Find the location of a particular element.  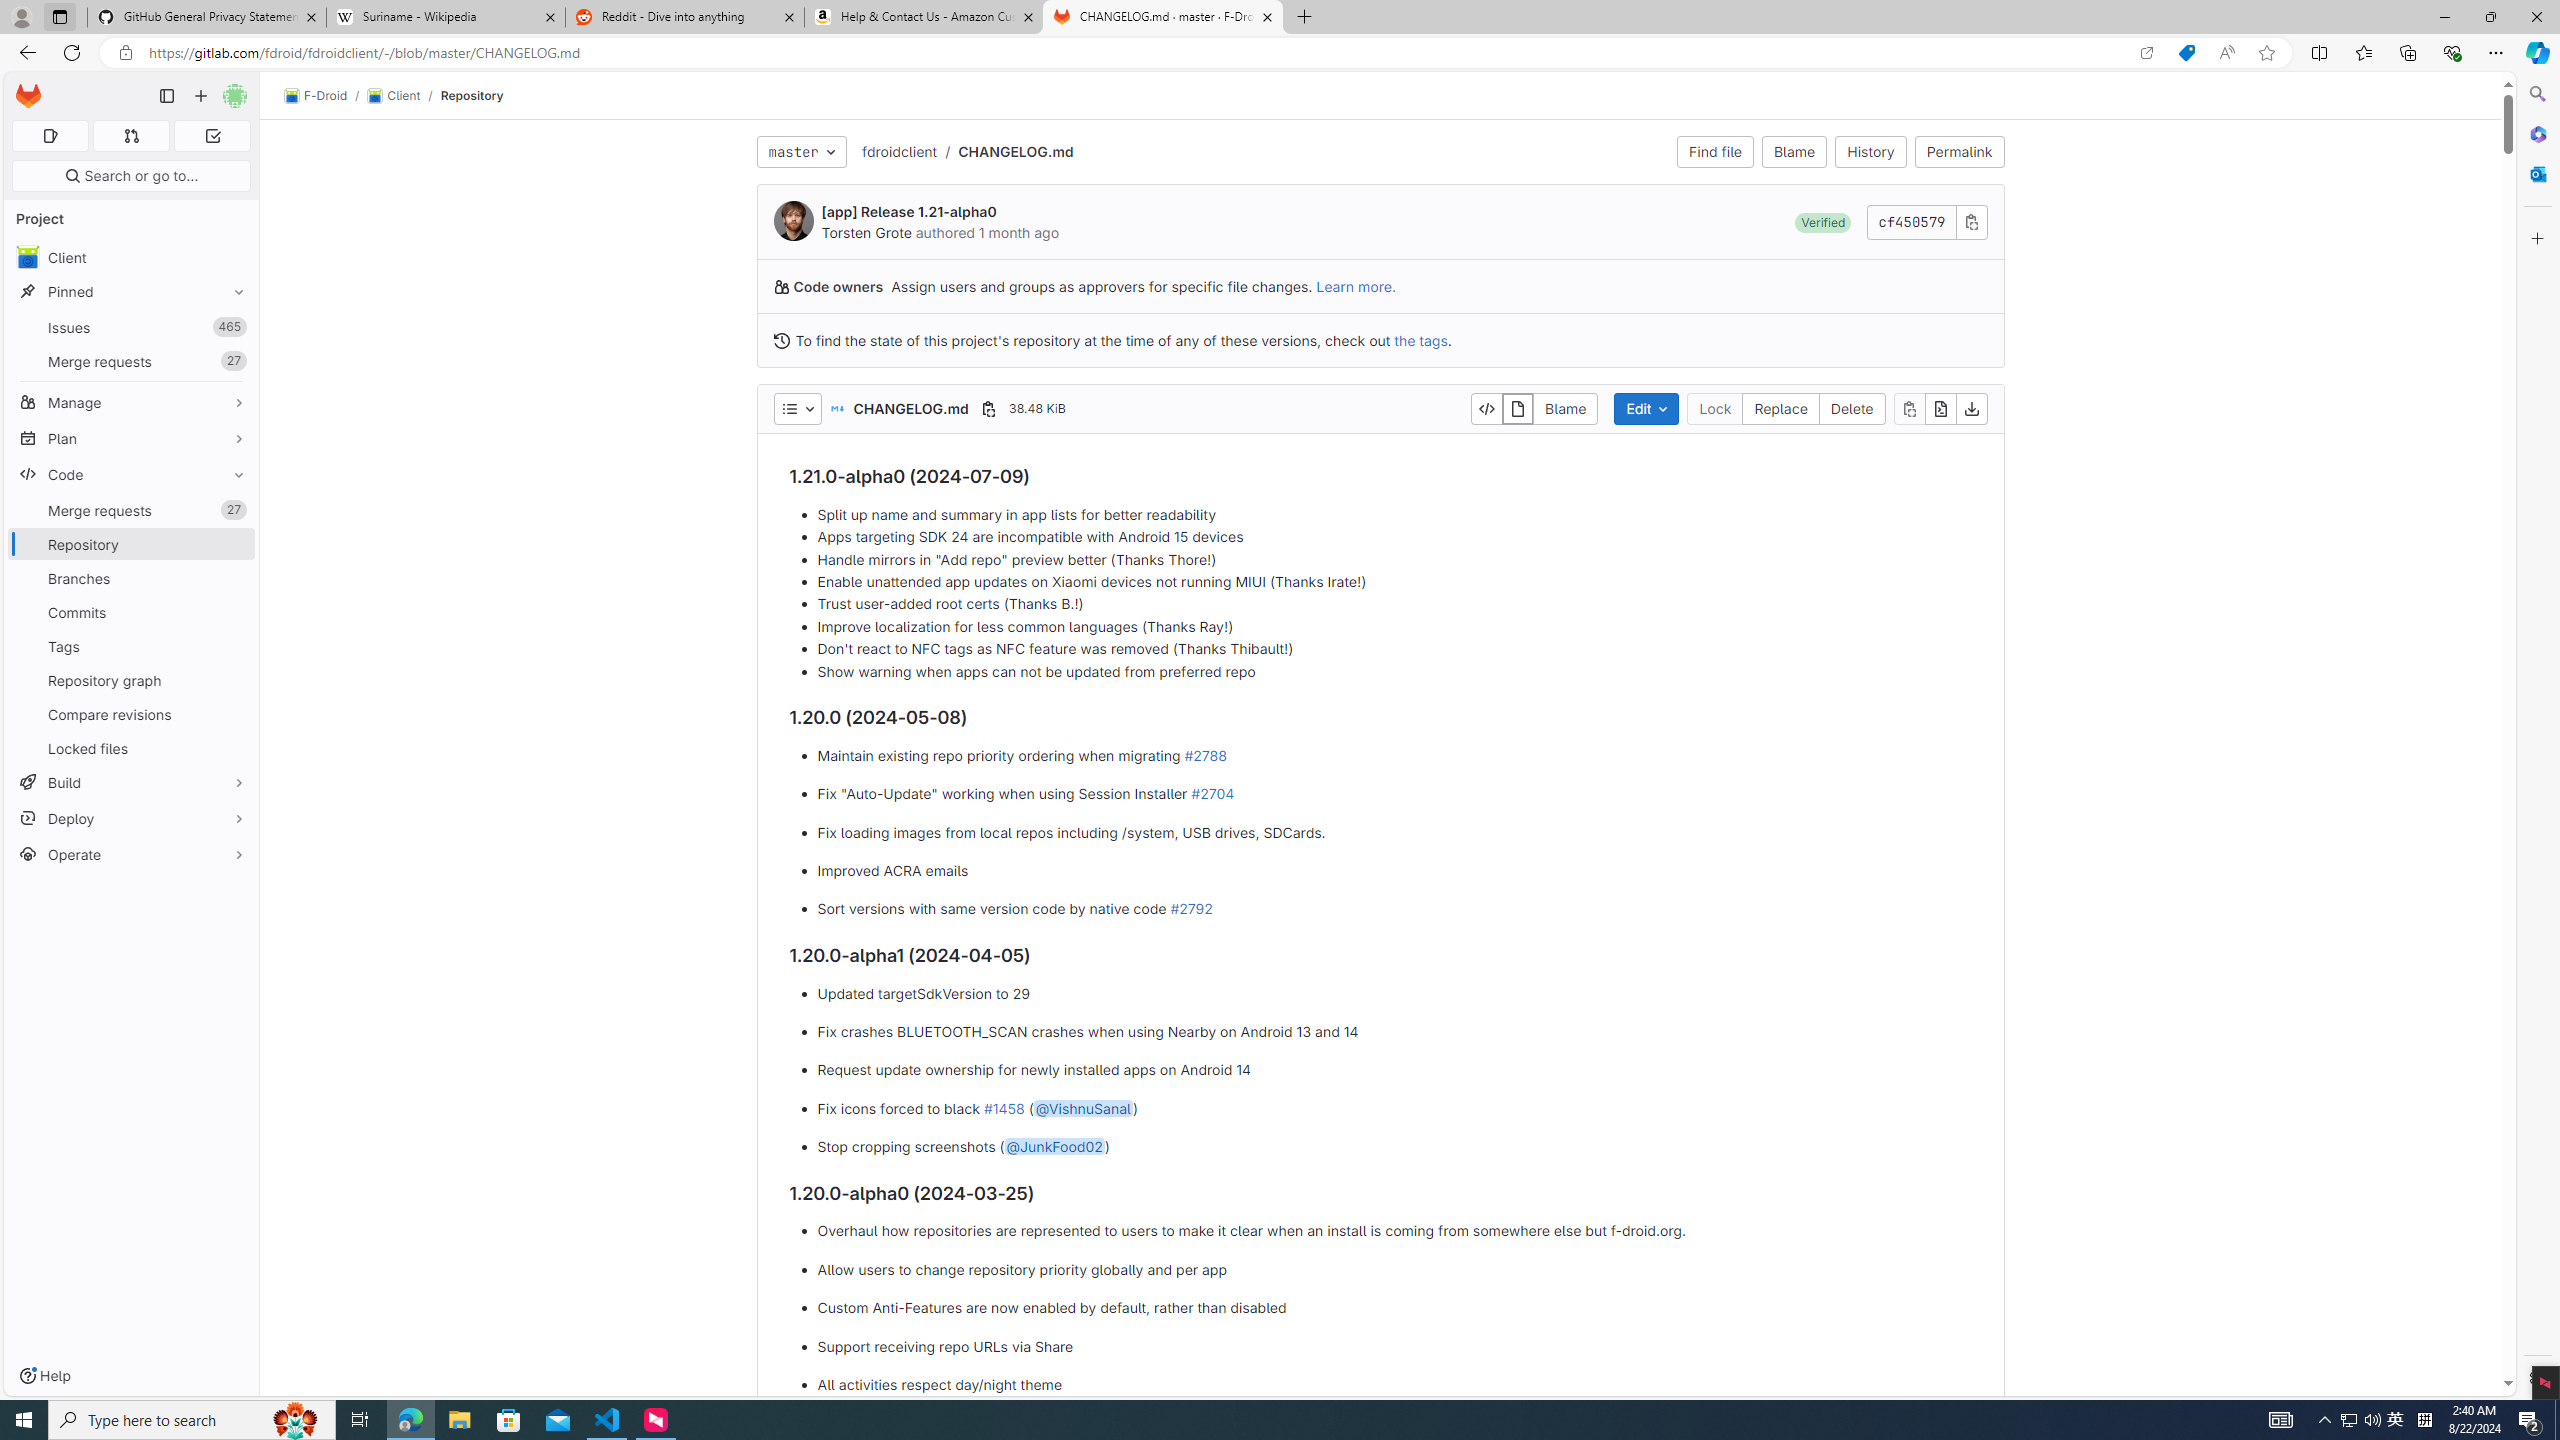

'Homepage' is located at coordinates (28, 95).